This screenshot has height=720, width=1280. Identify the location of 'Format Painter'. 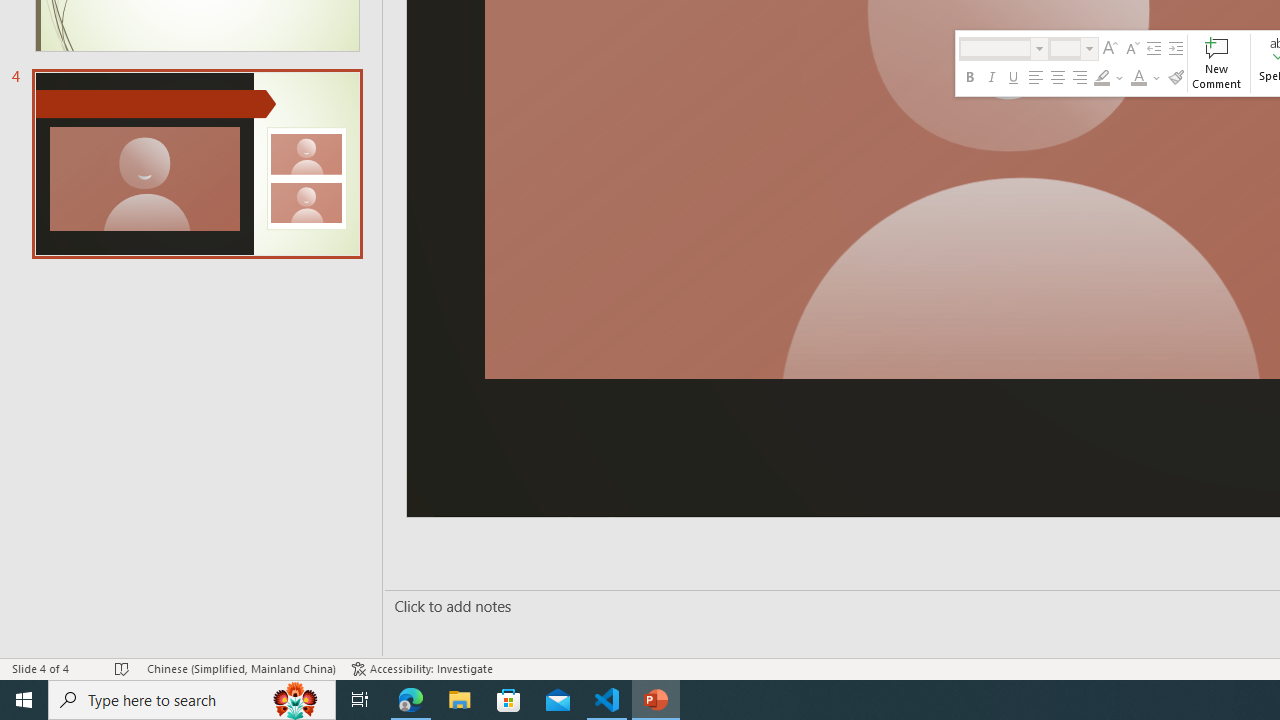
(1175, 77).